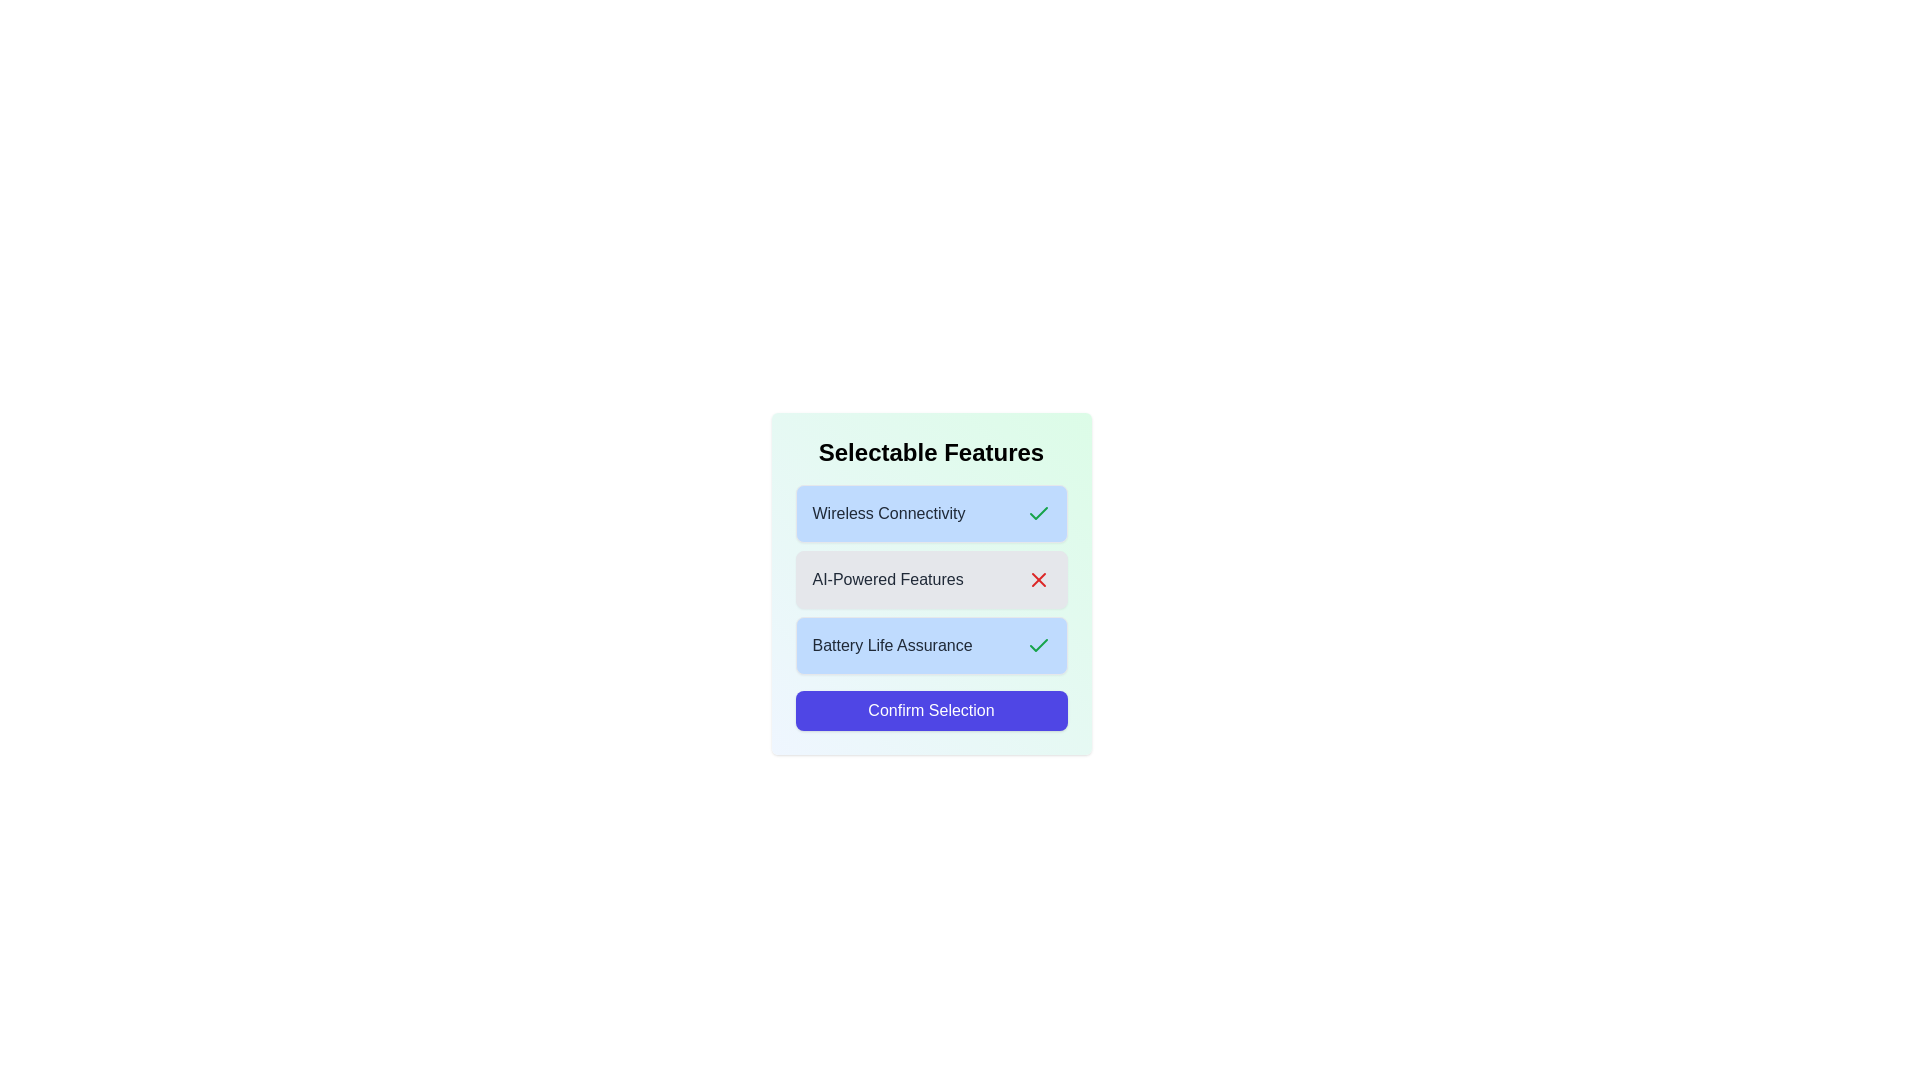 Image resolution: width=1920 pixels, height=1080 pixels. Describe the element at coordinates (930, 709) in the screenshot. I see `the rectangular button labeled 'Confirm Selection' with a purple background, located at the bottom of the 'Selectable Features' section` at that location.